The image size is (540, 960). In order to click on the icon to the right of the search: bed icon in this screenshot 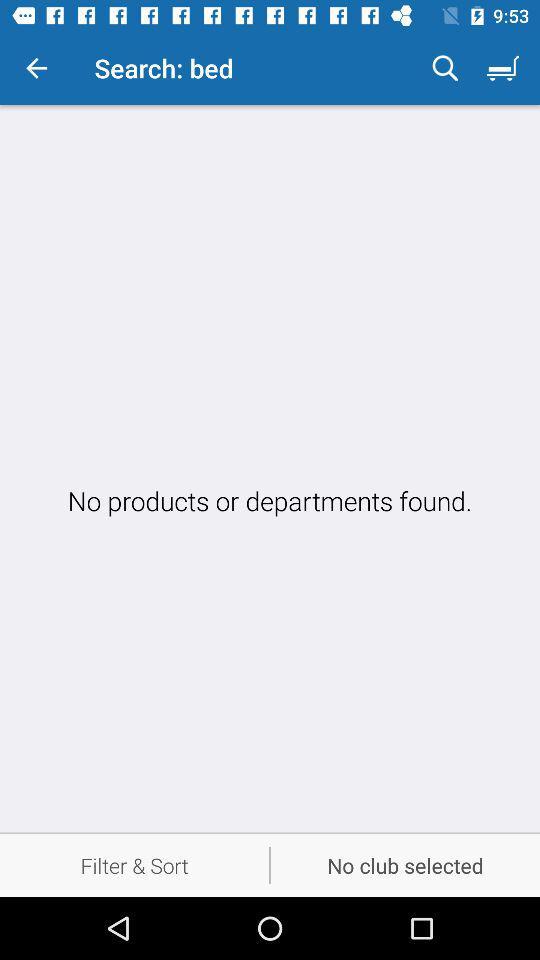, I will do `click(445, 68)`.